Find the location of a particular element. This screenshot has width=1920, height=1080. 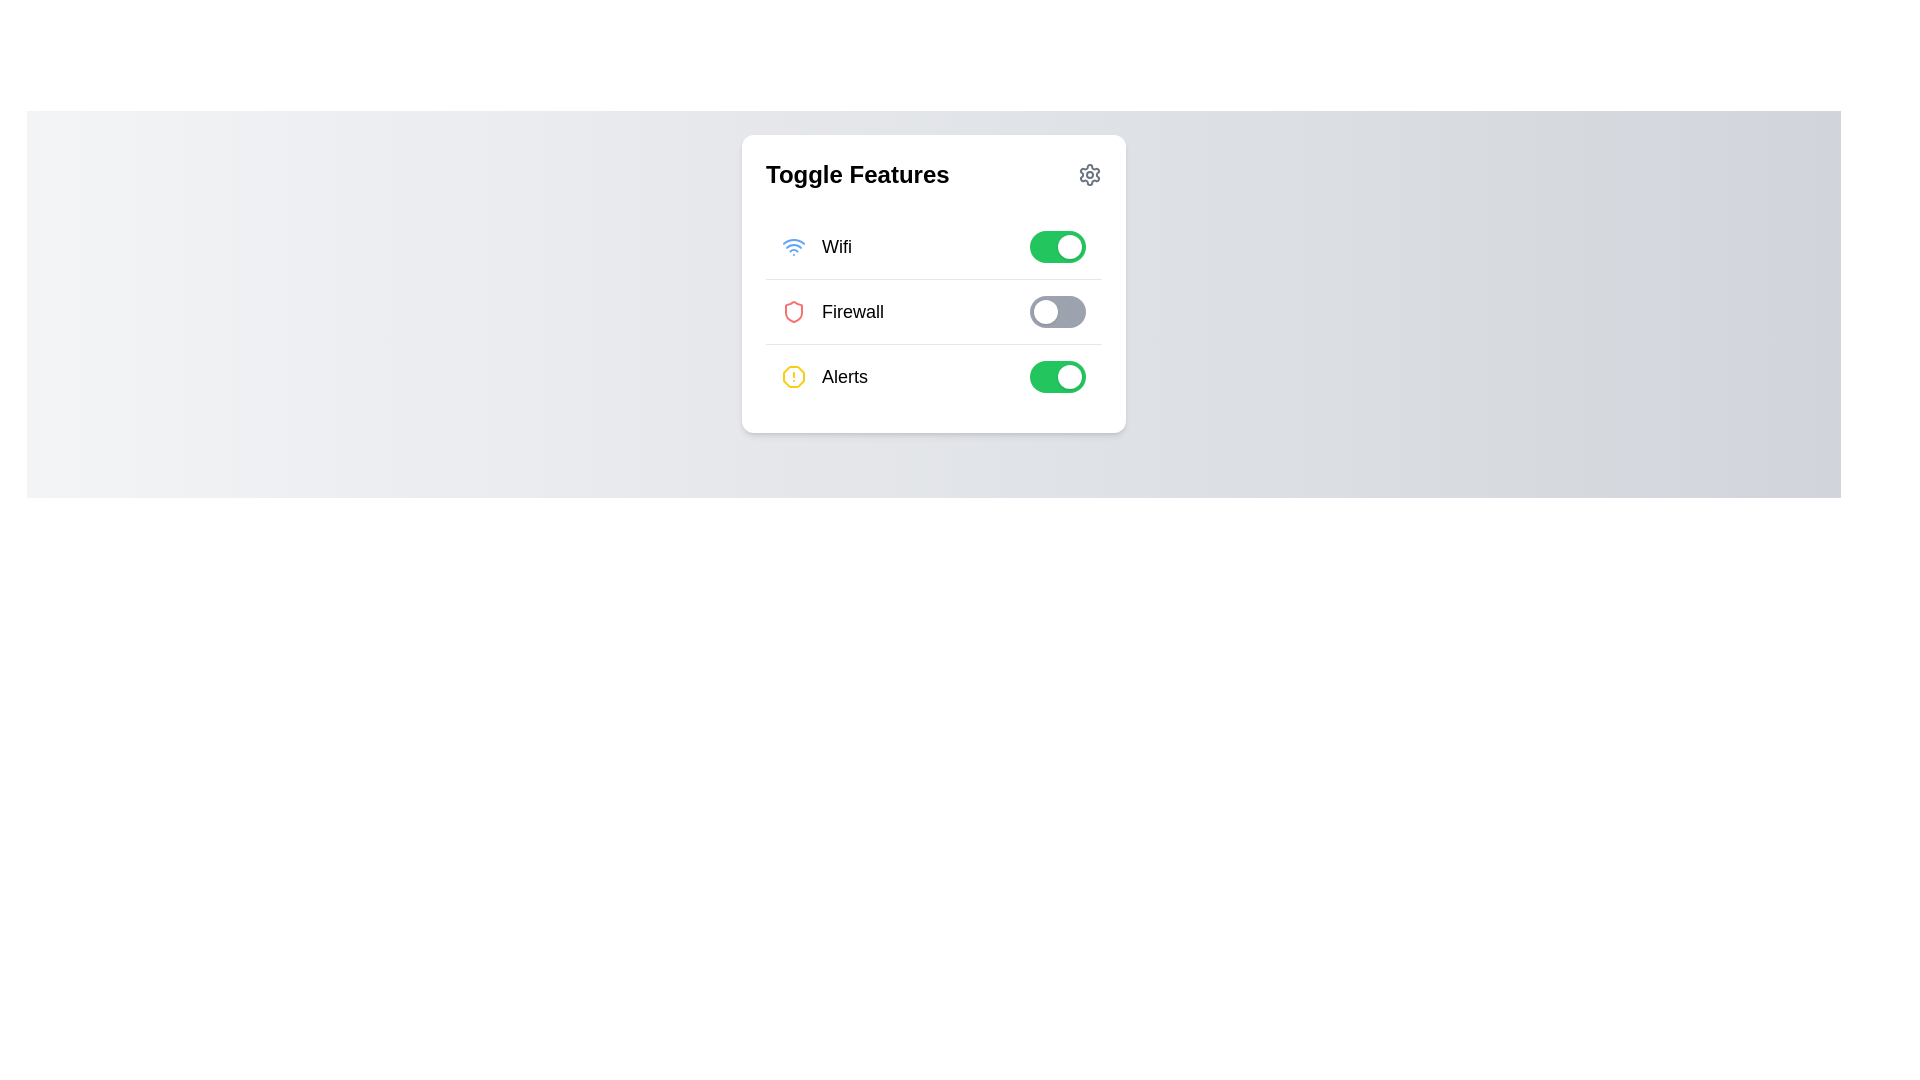

the Firewall feature label is located at coordinates (833, 312).